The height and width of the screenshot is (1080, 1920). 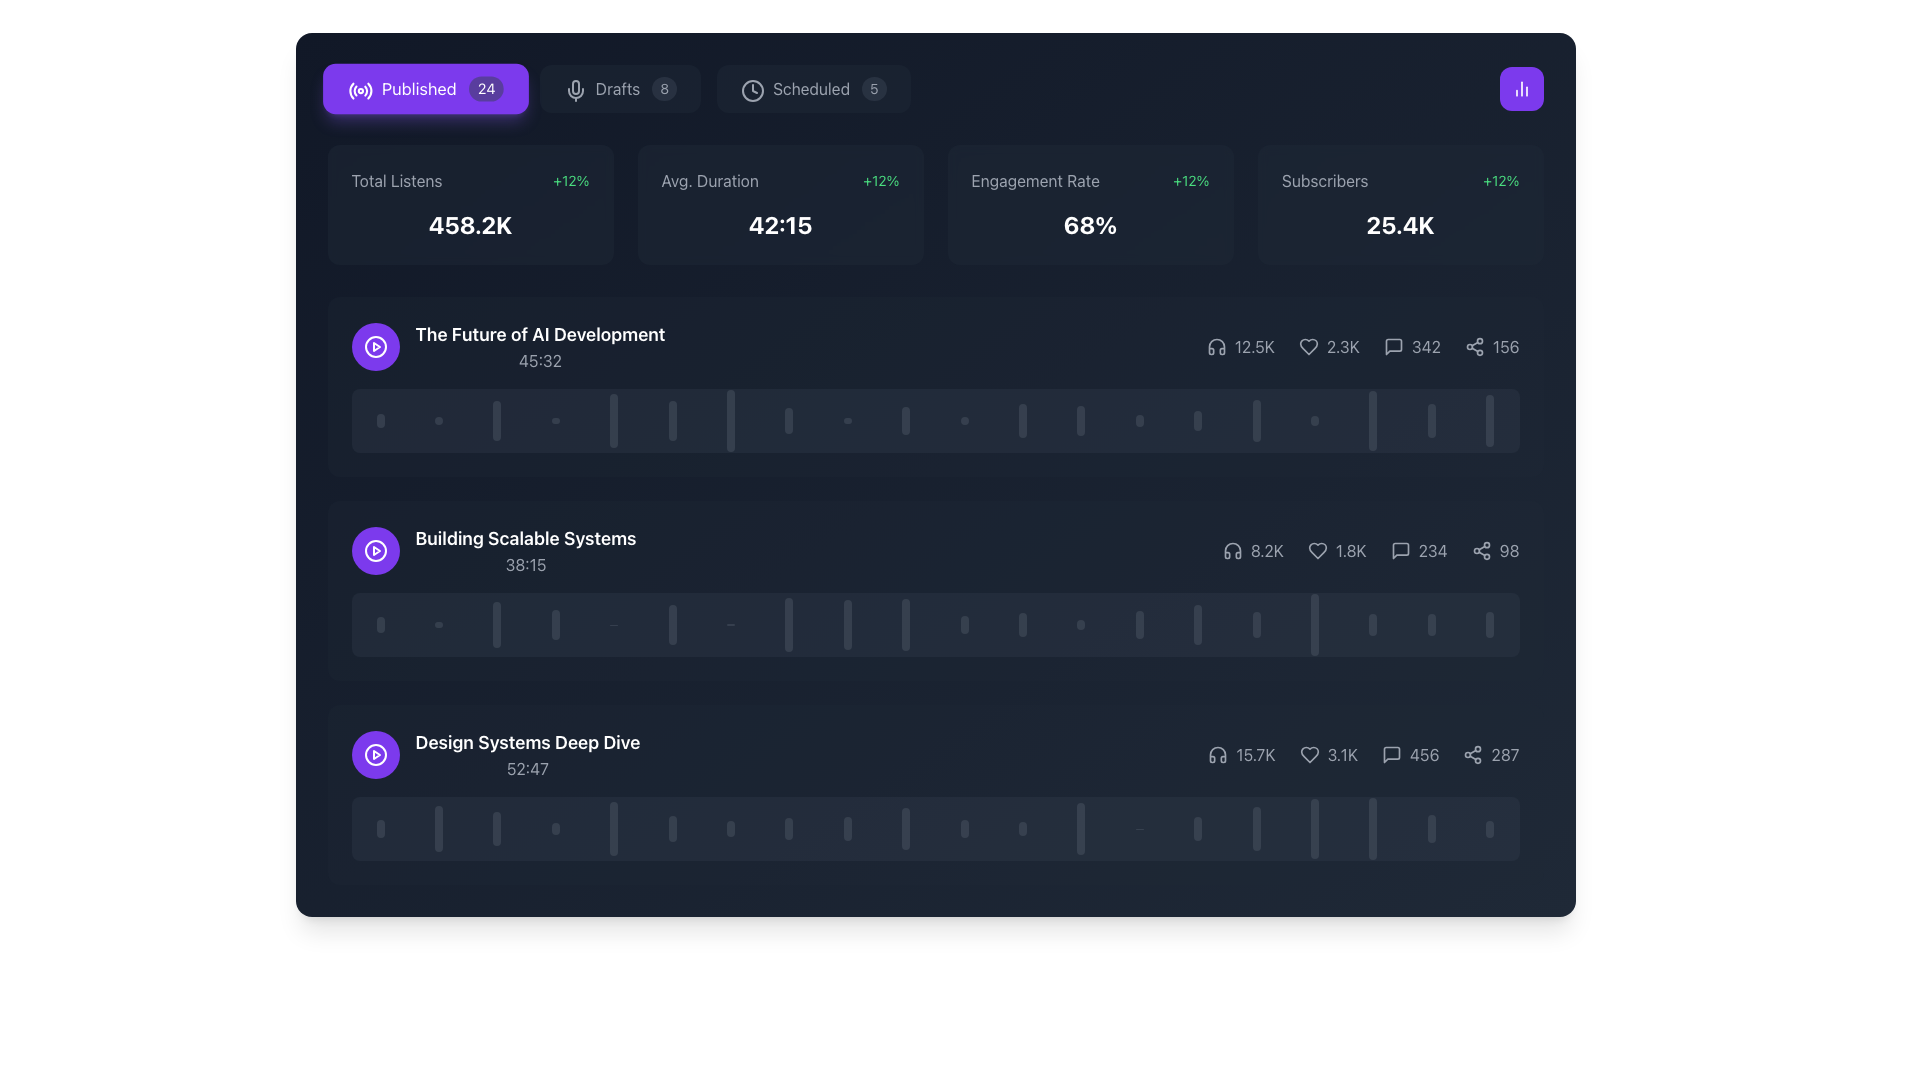 I want to click on the text display element showing the numerical value '15.7K' rendered in light gray color, located adjacent to a headphone icon, positioned in the bottom row of the page, so click(x=1241, y=755).